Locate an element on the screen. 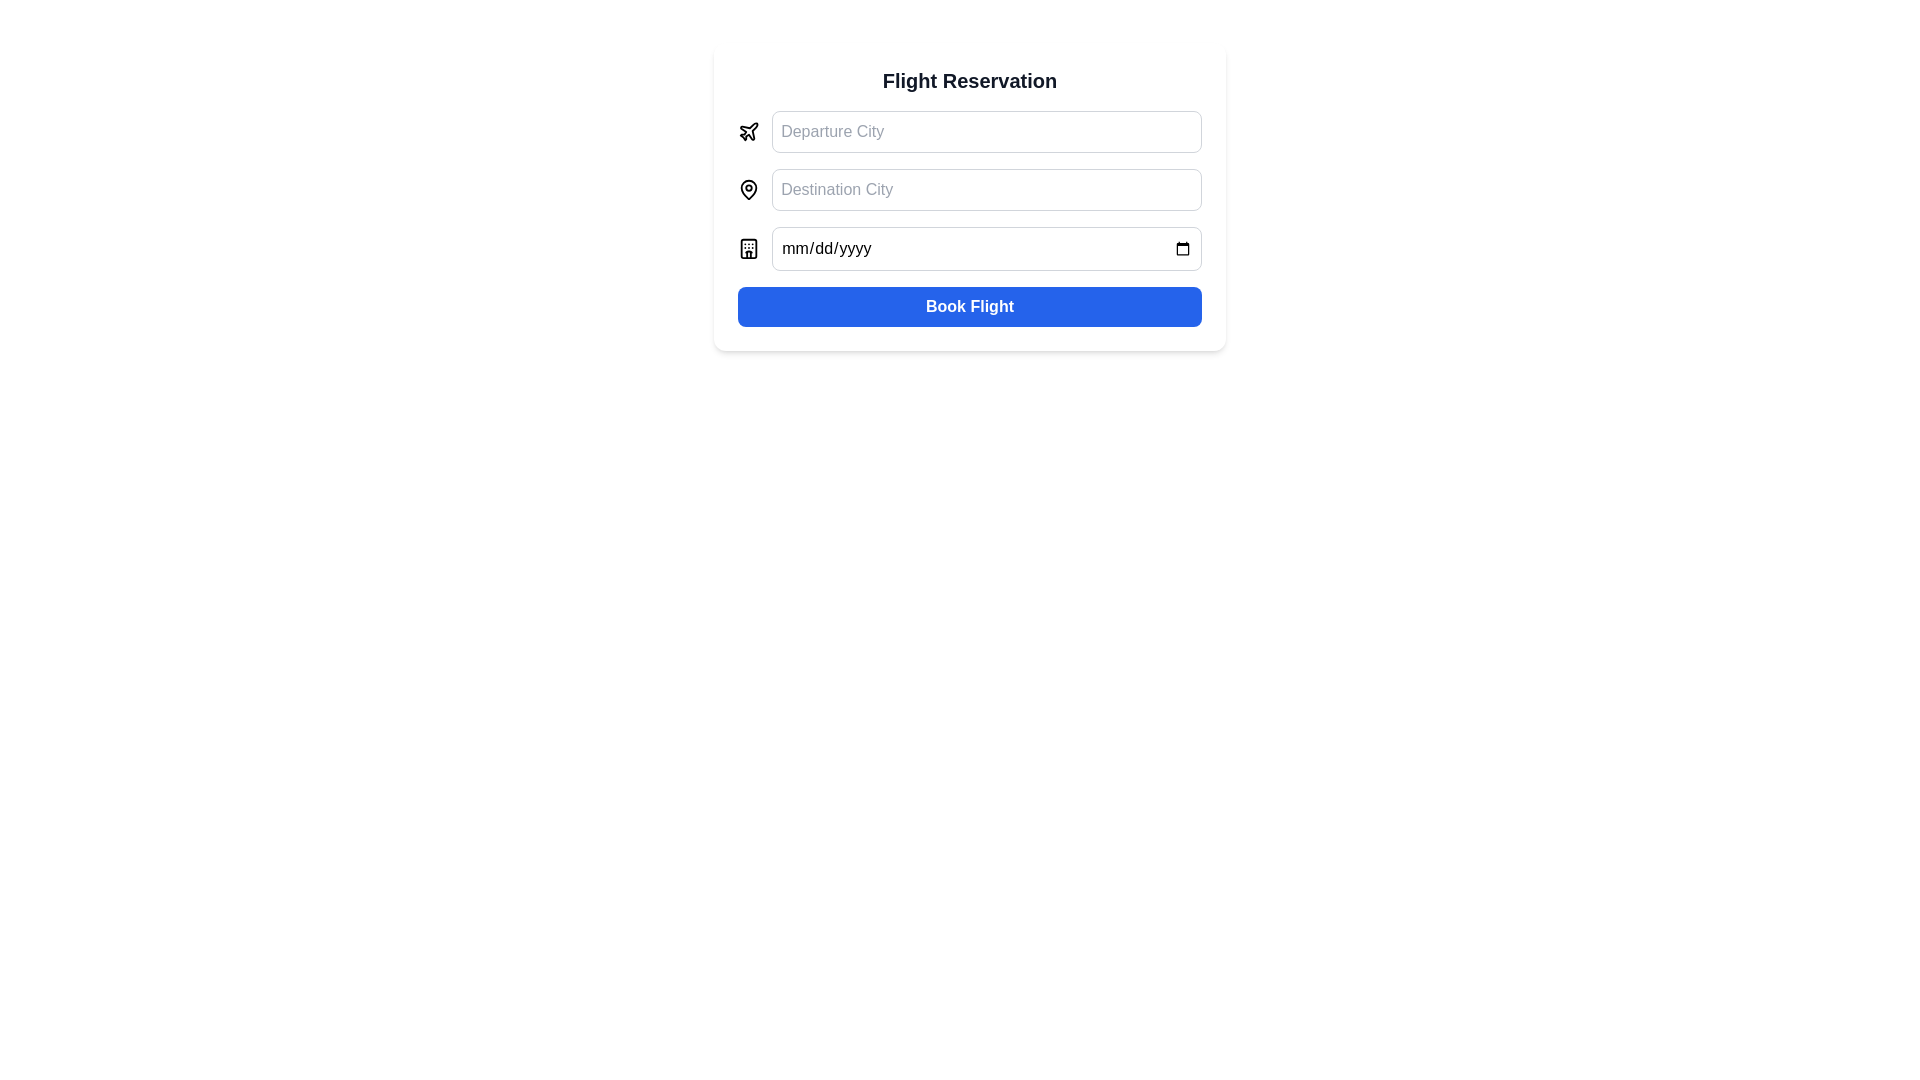 This screenshot has height=1080, width=1920. the date-picker input field in the Flight Reservation form to focus and type the date is located at coordinates (969, 248).